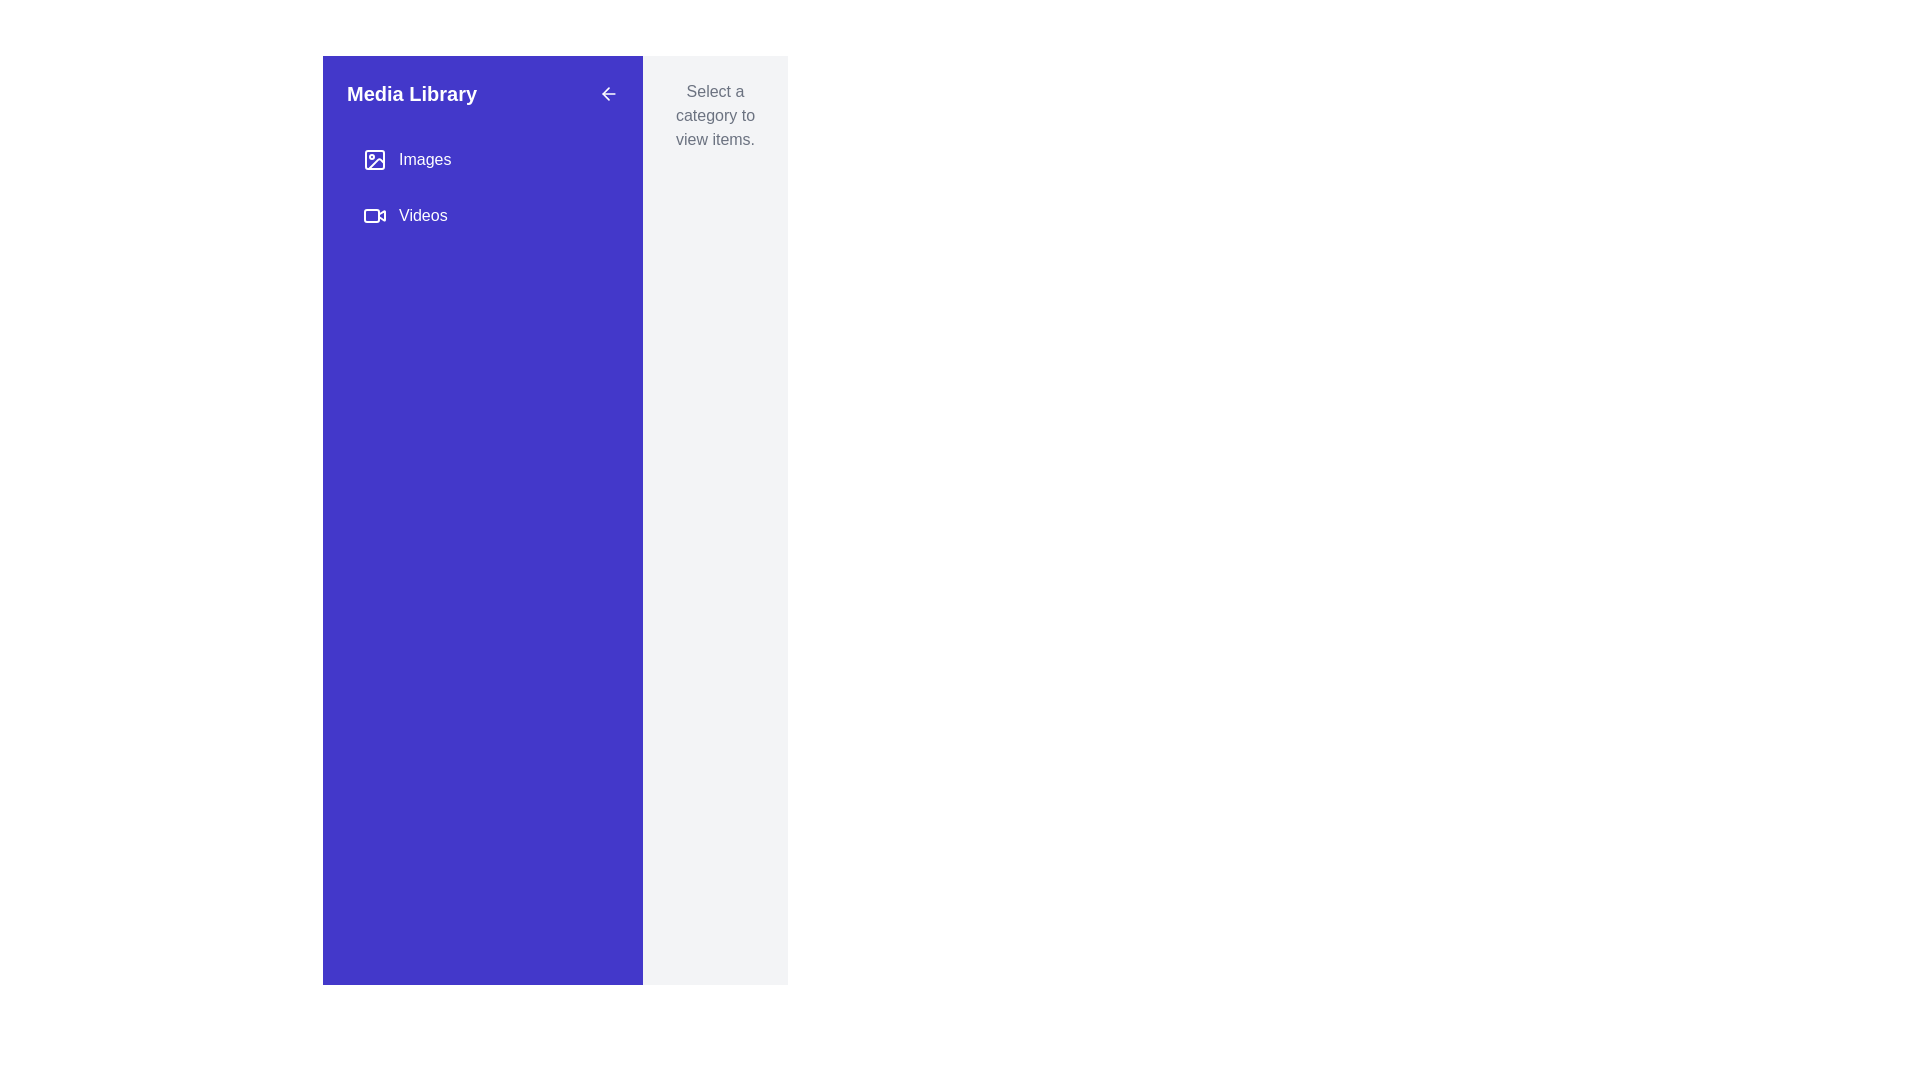 The image size is (1920, 1080). Describe the element at coordinates (411, 93) in the screenshot. I see `bold header text displaying 'Media Library' which is prominently positioned at the top left of a blue panel` at that location.